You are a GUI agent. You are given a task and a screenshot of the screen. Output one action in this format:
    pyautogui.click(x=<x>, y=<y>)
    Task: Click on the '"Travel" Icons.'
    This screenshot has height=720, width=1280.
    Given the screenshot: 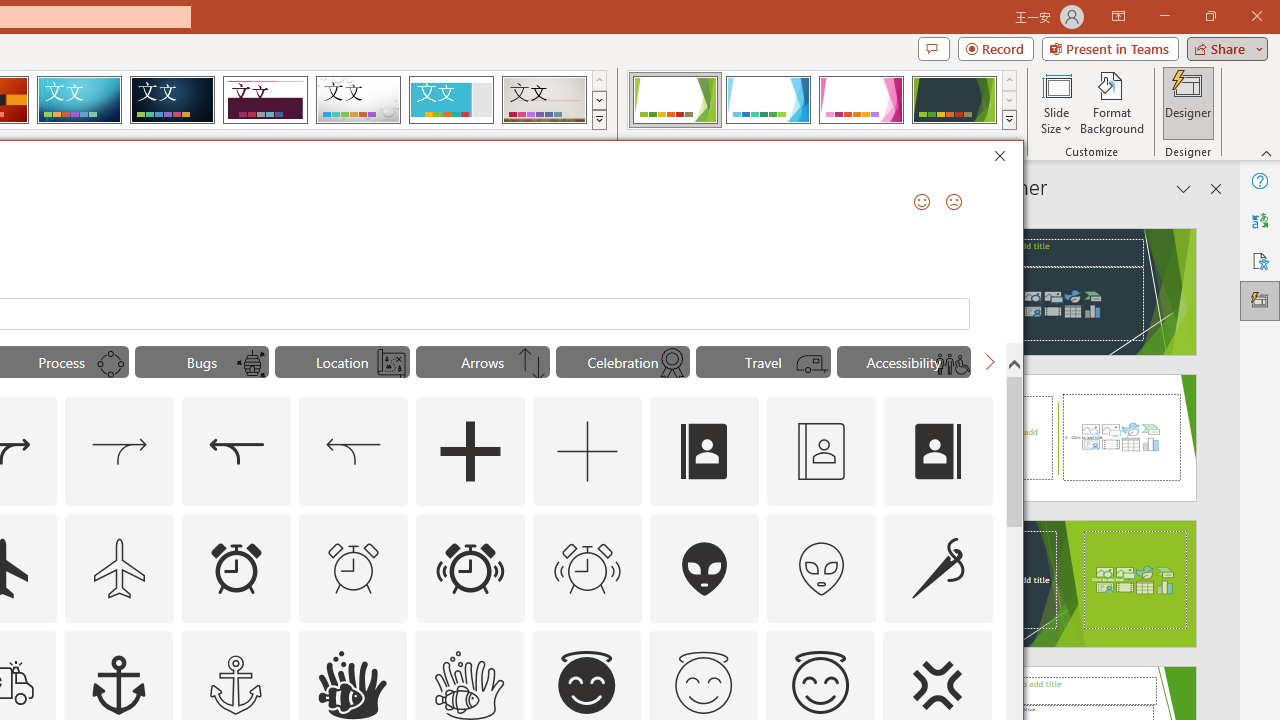 What is the action you would take?
    pyautogui.click(x=762, y=362)
    